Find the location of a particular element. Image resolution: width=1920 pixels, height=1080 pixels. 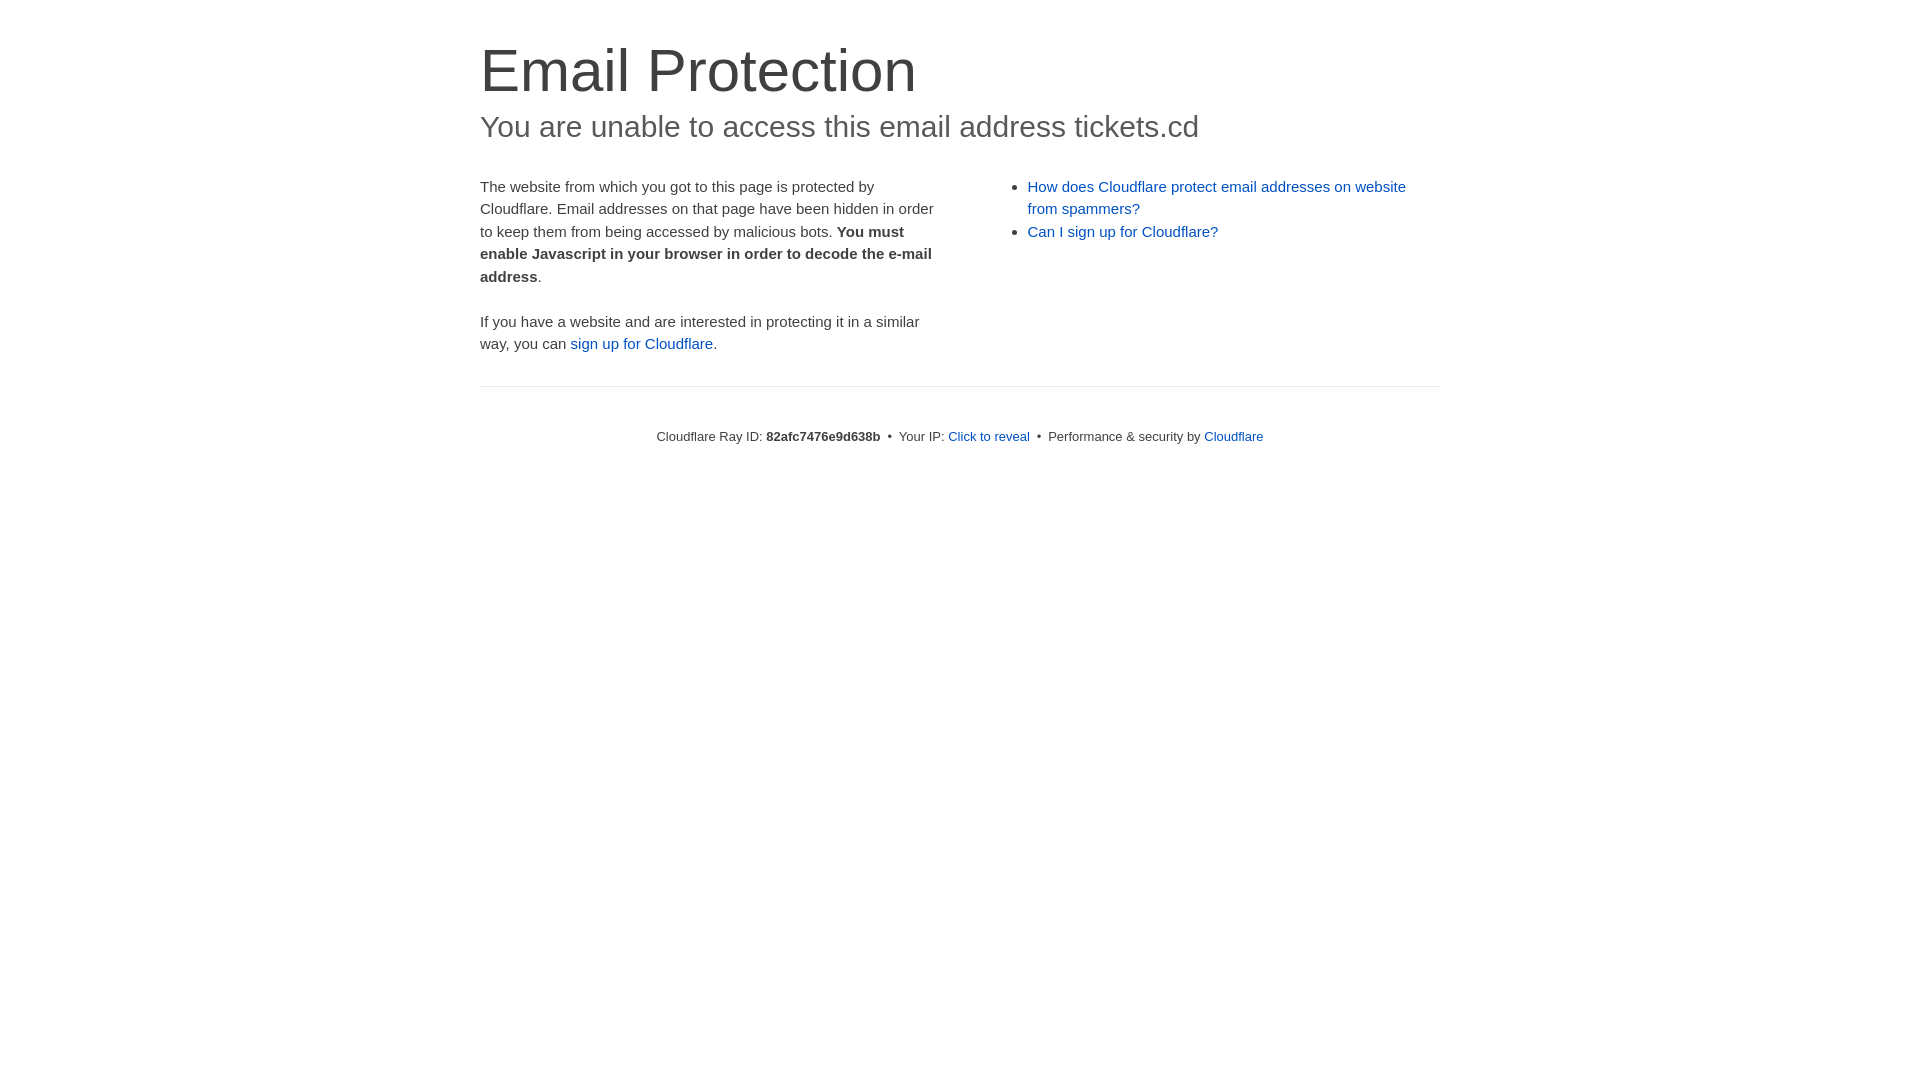

'Click to reveal' is located at coordinates (988, 435).